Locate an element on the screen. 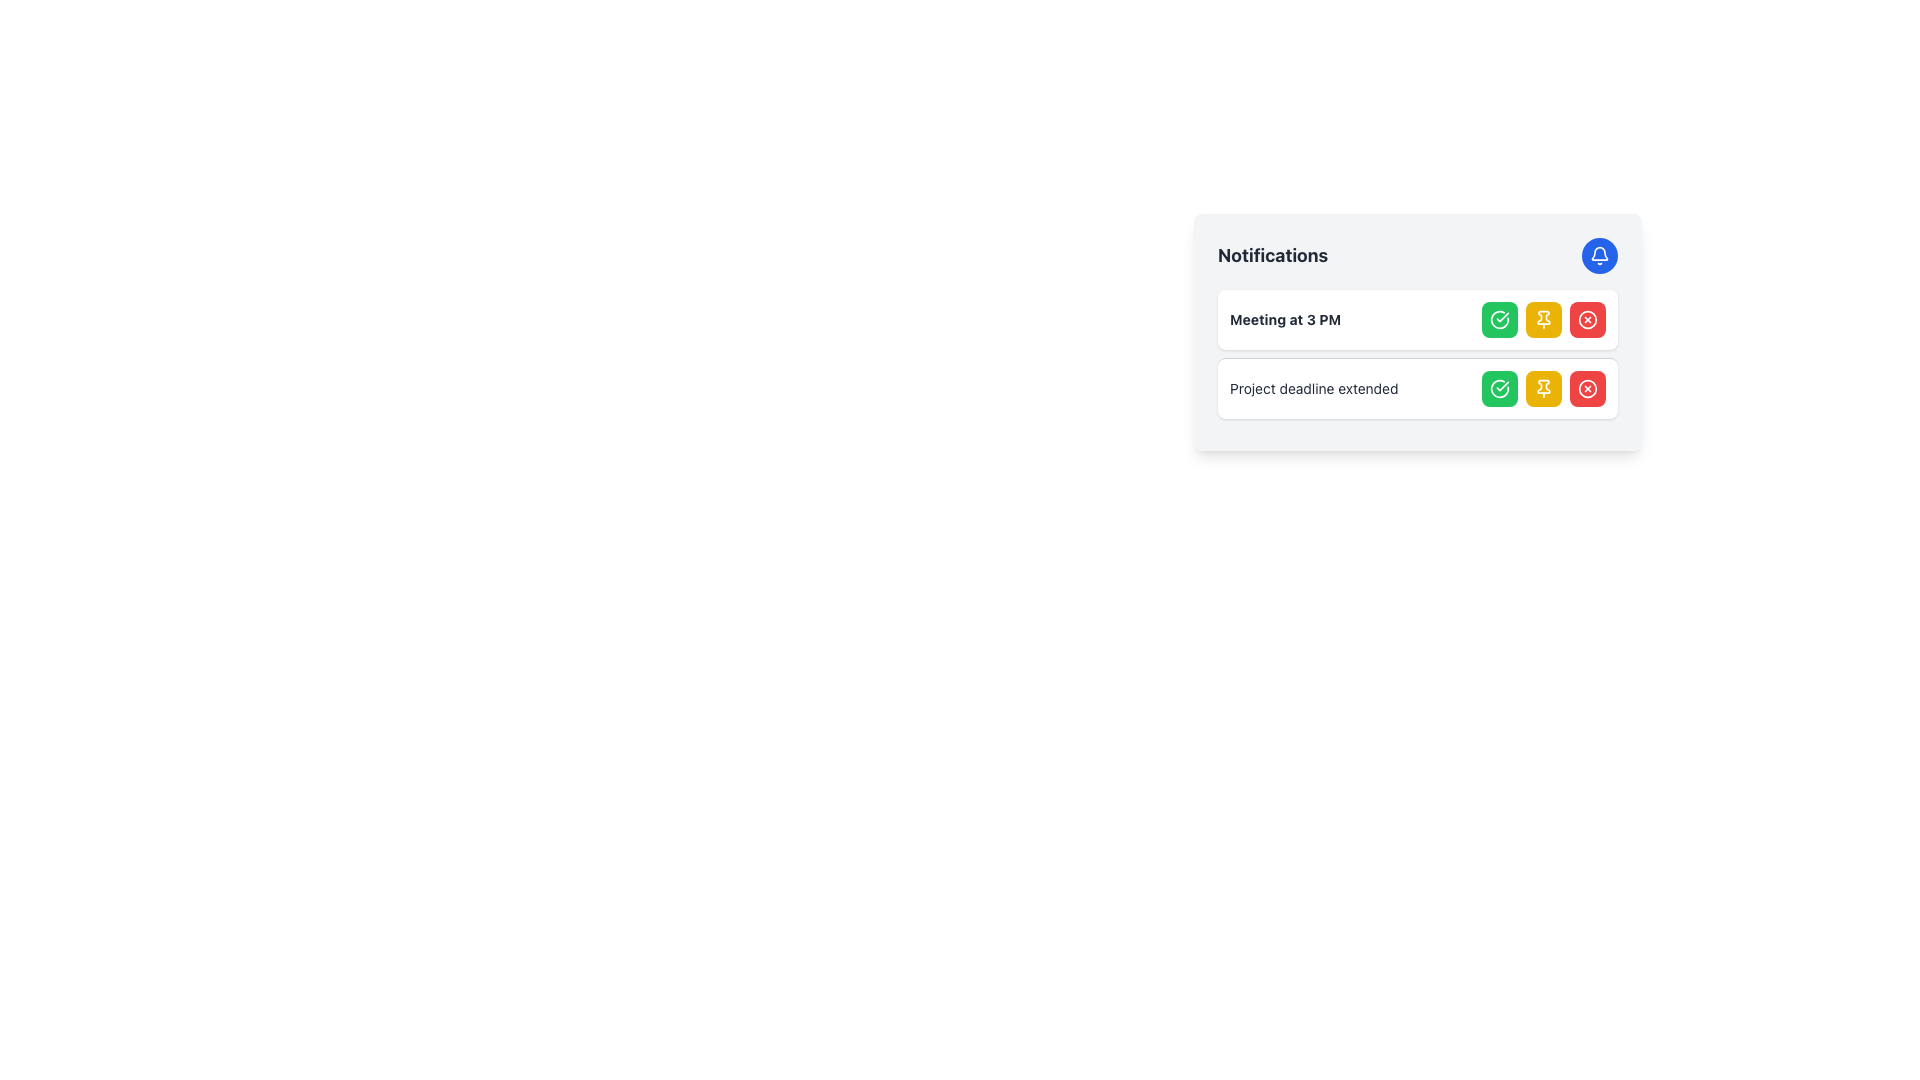 Image resolution: width=1920 pixels, height=1080 pixels. the yellow button that serves as a pinning option for the 'Meeting at 3 PM' notification is located at coordinates (1543, 319).